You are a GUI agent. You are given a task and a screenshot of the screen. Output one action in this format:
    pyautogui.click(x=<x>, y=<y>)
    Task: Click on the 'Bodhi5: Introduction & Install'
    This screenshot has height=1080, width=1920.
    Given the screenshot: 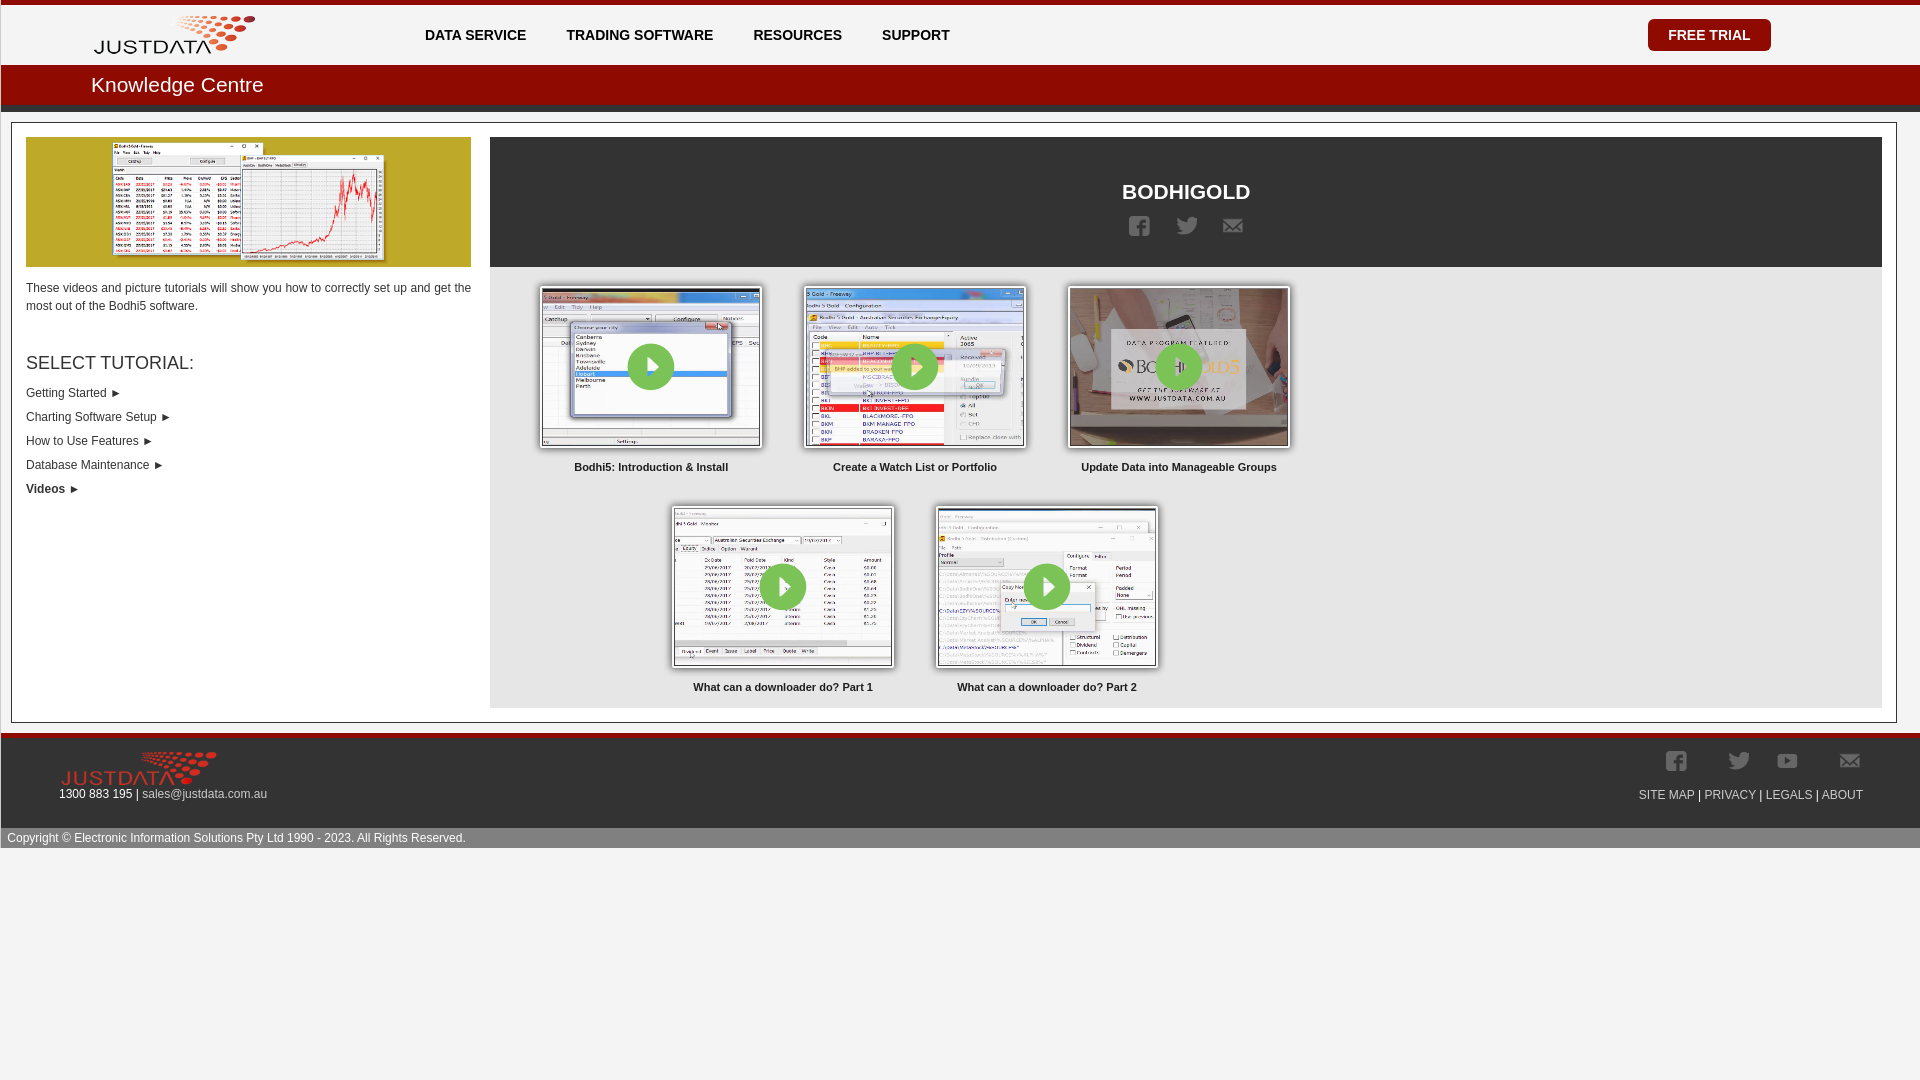 What is the action you would take?
    pyautogui.click(x=531, y=377)
    